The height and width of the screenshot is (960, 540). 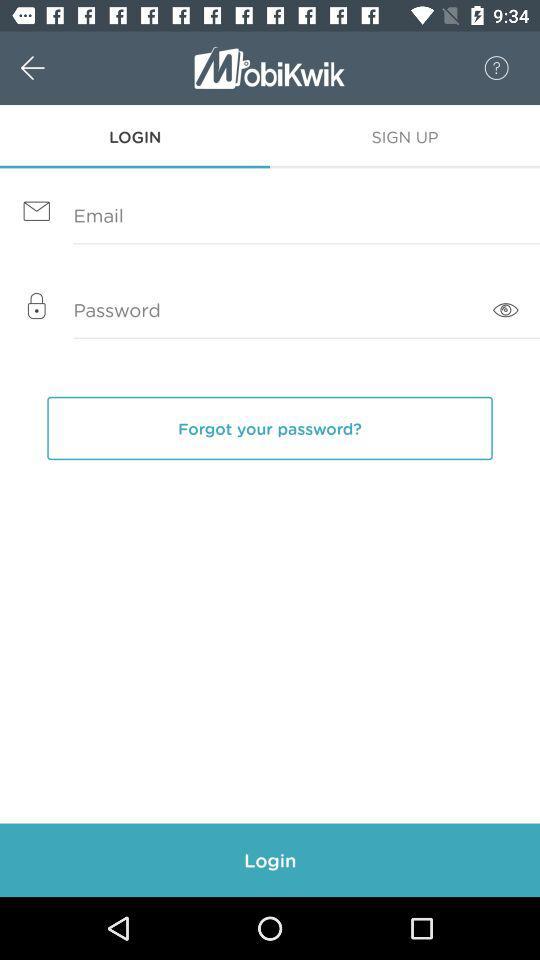 What do you see at coordinates (485, 68) in the screenshot?
I see `icon to the right of the r item` at bounding box center [485, 68].